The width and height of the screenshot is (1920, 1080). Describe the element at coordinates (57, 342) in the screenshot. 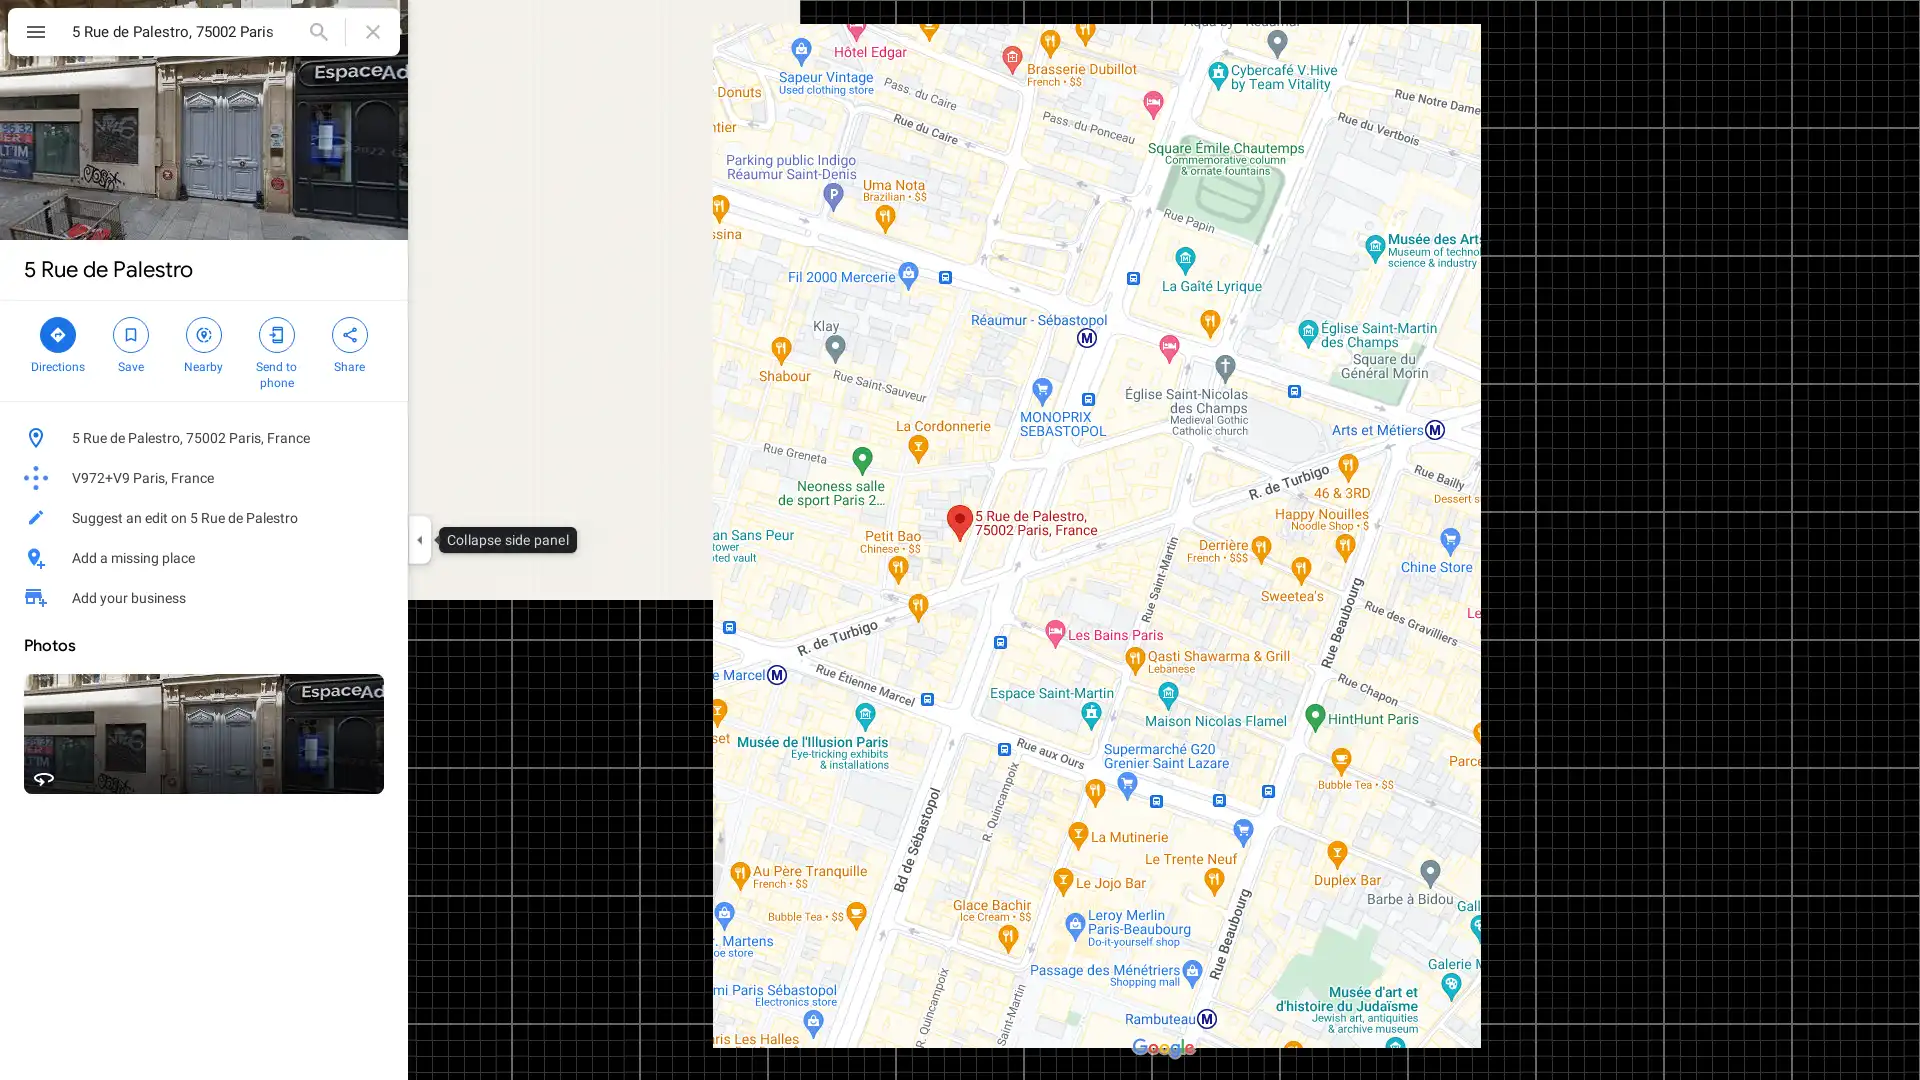

I see `Directions to 5 Rue de Palestro` at that location.